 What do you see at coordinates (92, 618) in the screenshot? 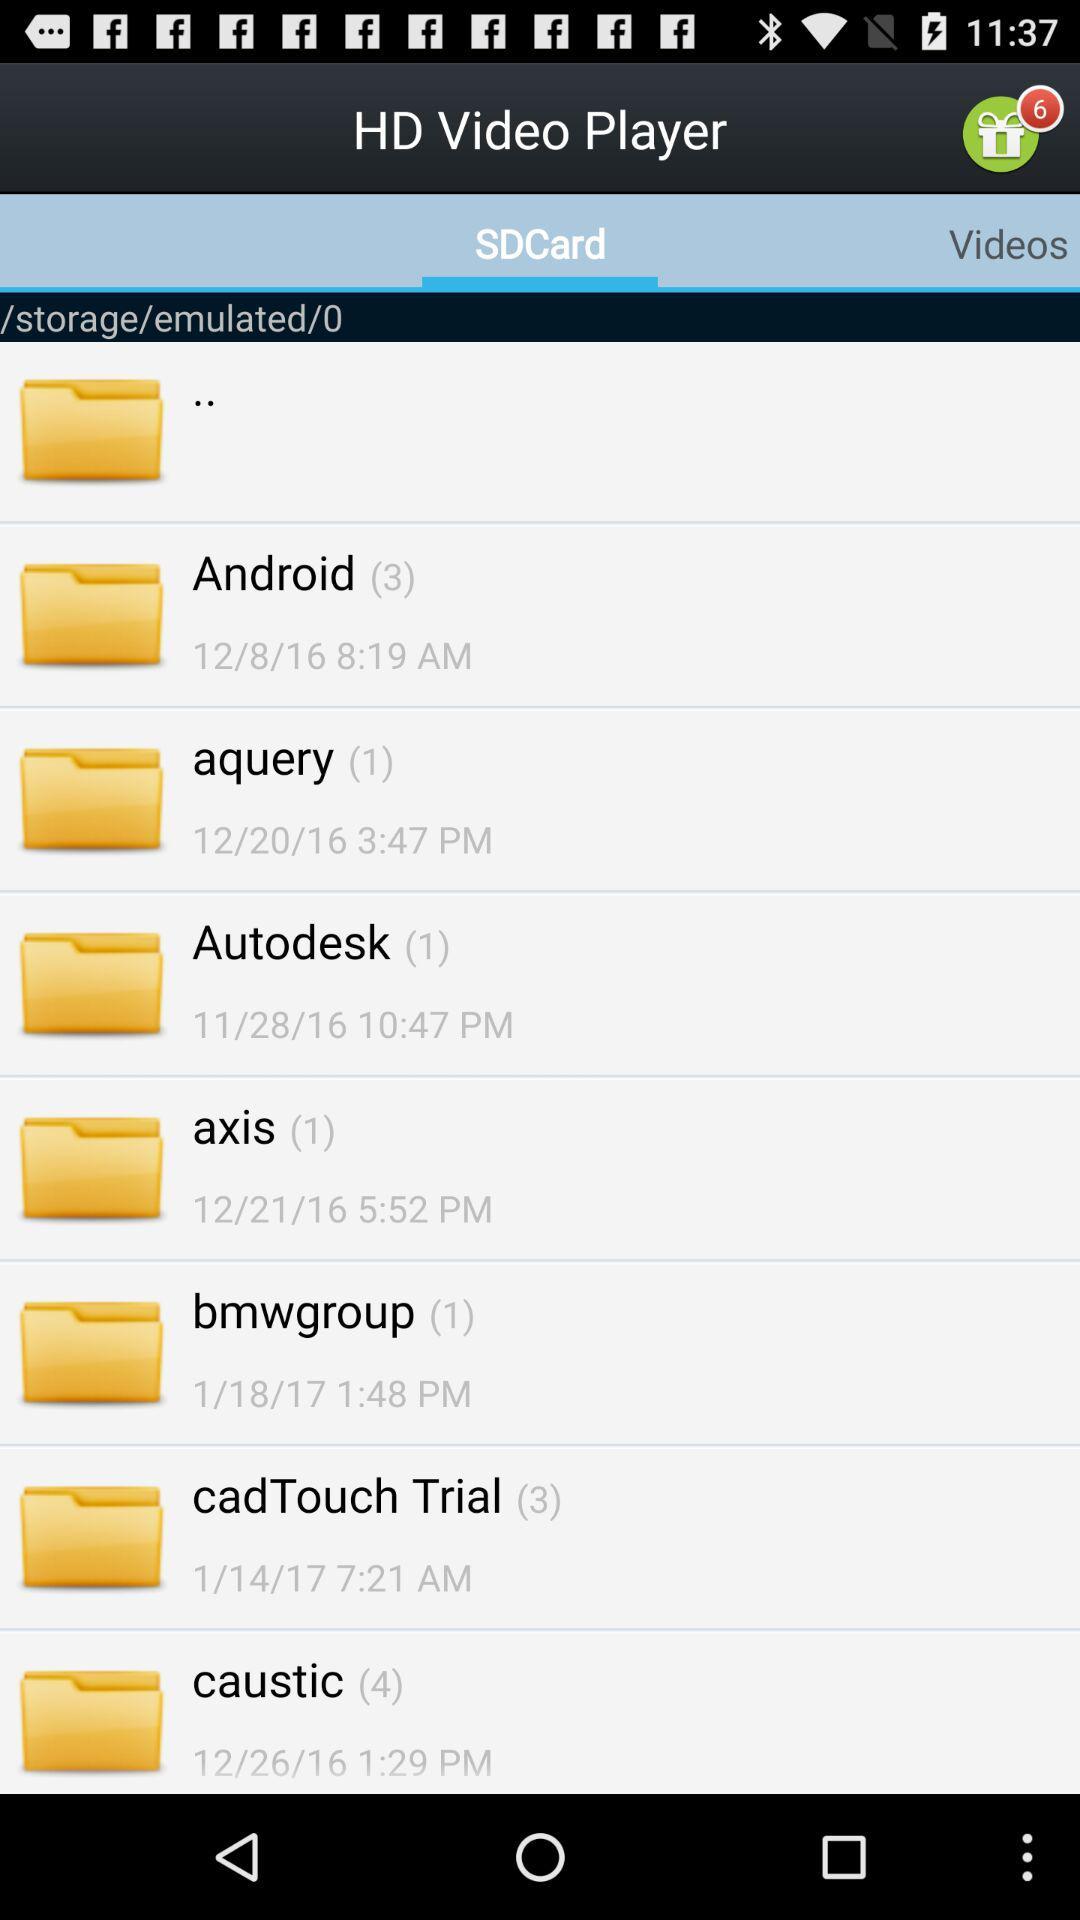
I see `the file icon beside android` at bounding box center [92, 618].